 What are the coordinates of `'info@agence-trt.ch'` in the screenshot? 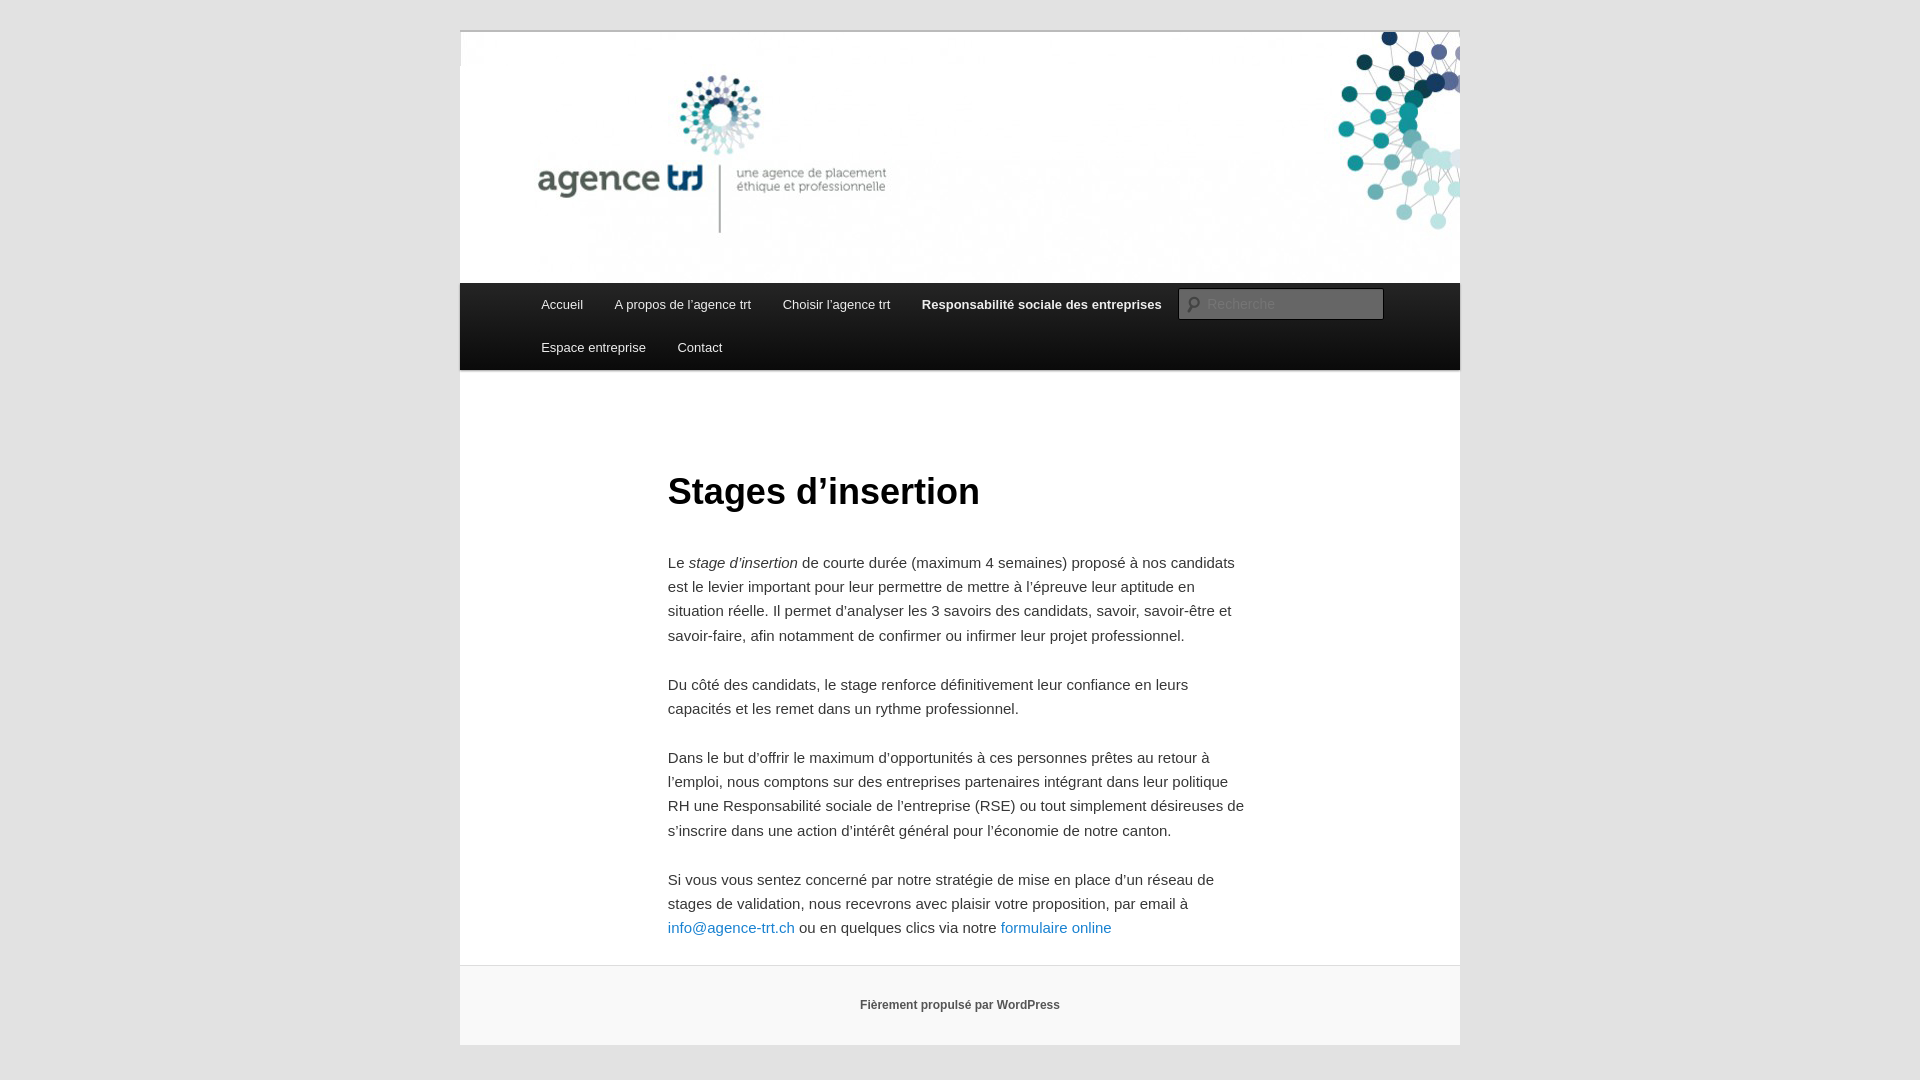 It's located at (730, 927).